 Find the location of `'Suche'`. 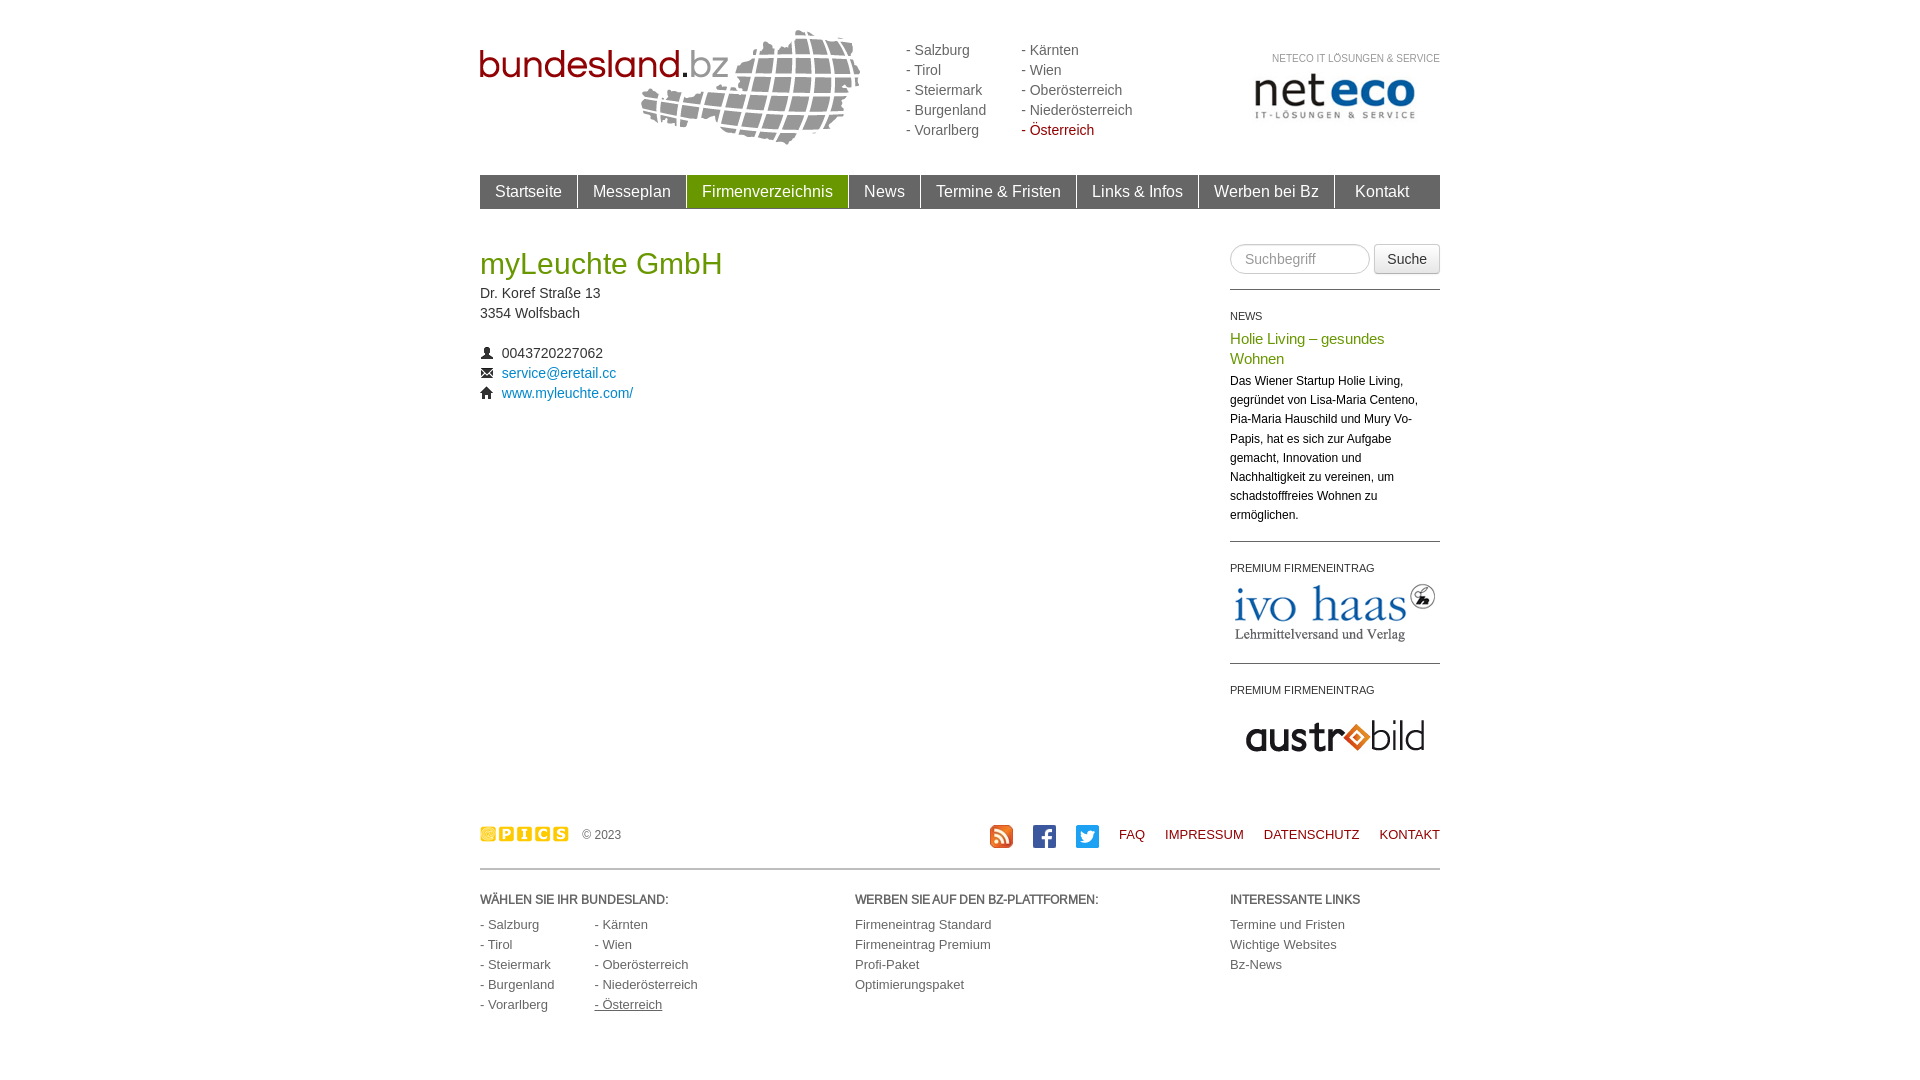

'Suche' is located at coordinates (1372, 257).